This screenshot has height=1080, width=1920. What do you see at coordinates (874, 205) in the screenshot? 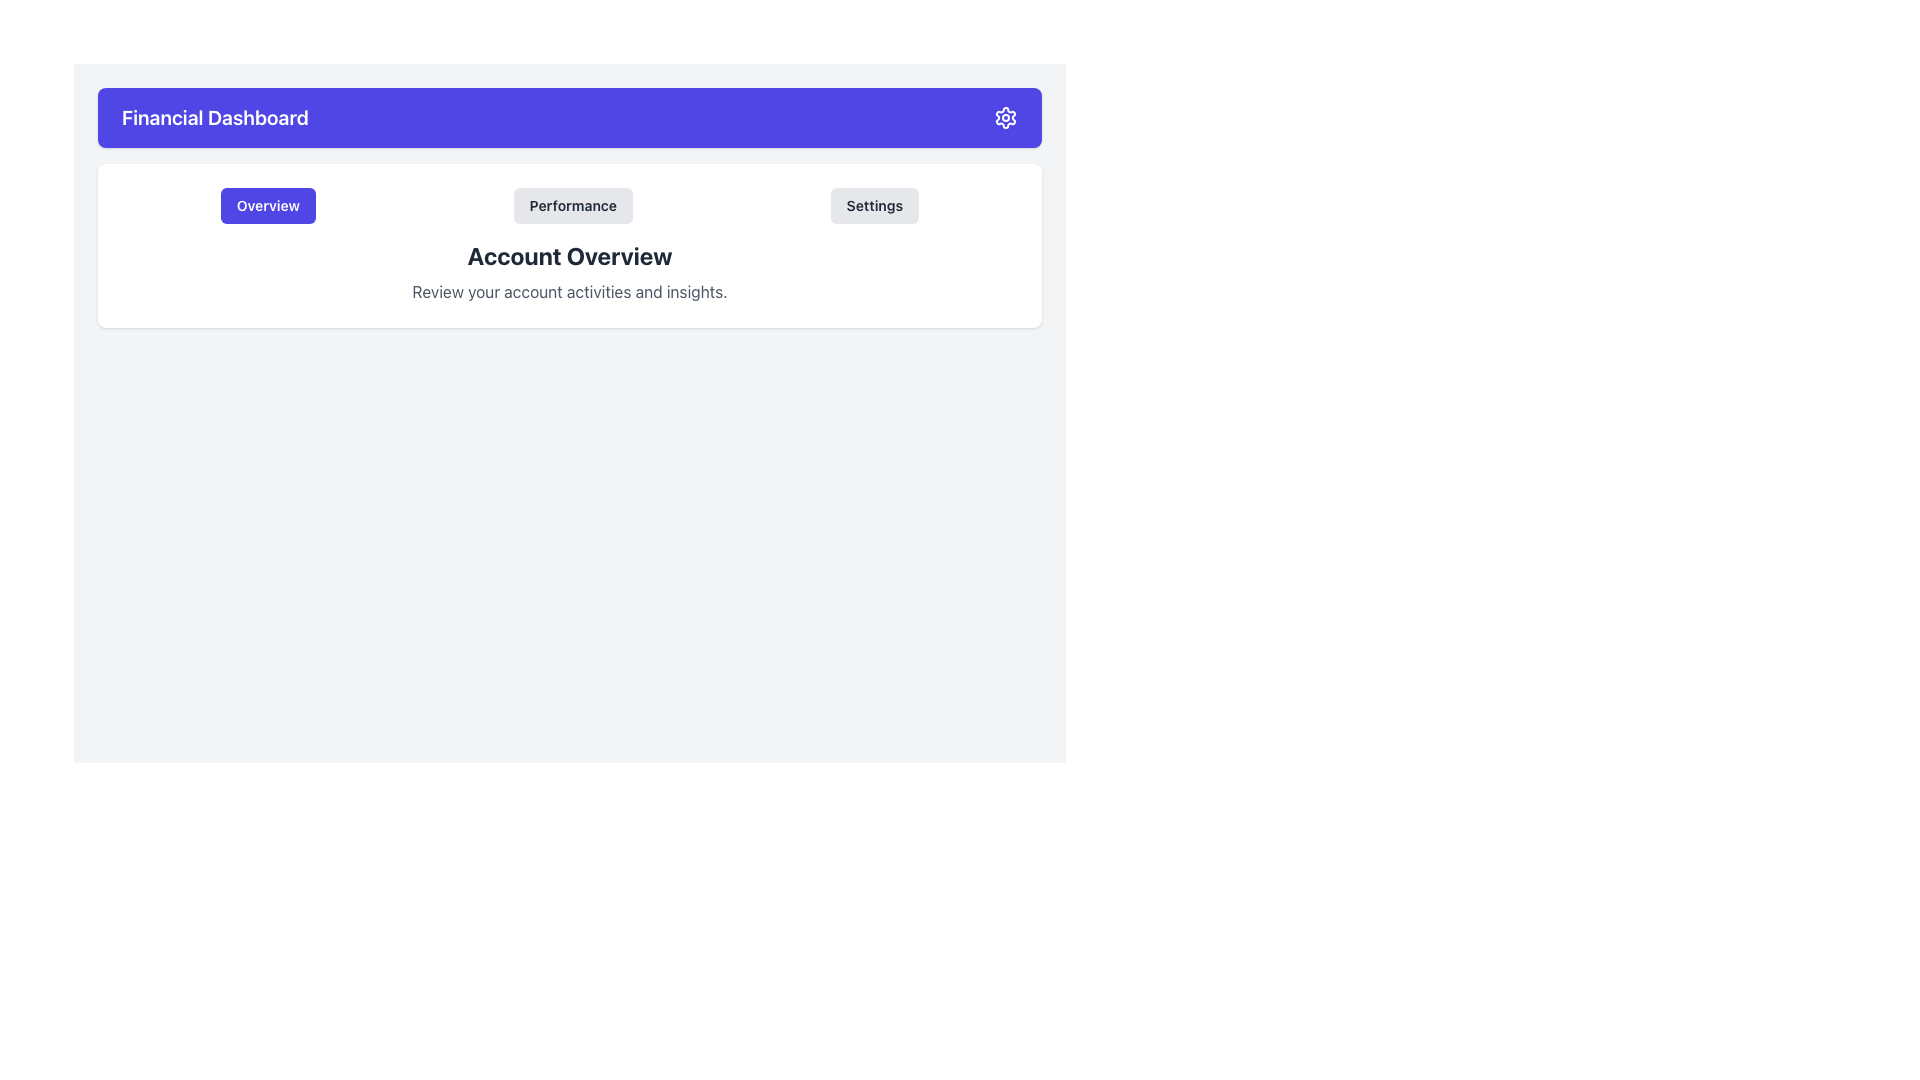
I see `the 'Settings' button` at bounding box center [874, 205].